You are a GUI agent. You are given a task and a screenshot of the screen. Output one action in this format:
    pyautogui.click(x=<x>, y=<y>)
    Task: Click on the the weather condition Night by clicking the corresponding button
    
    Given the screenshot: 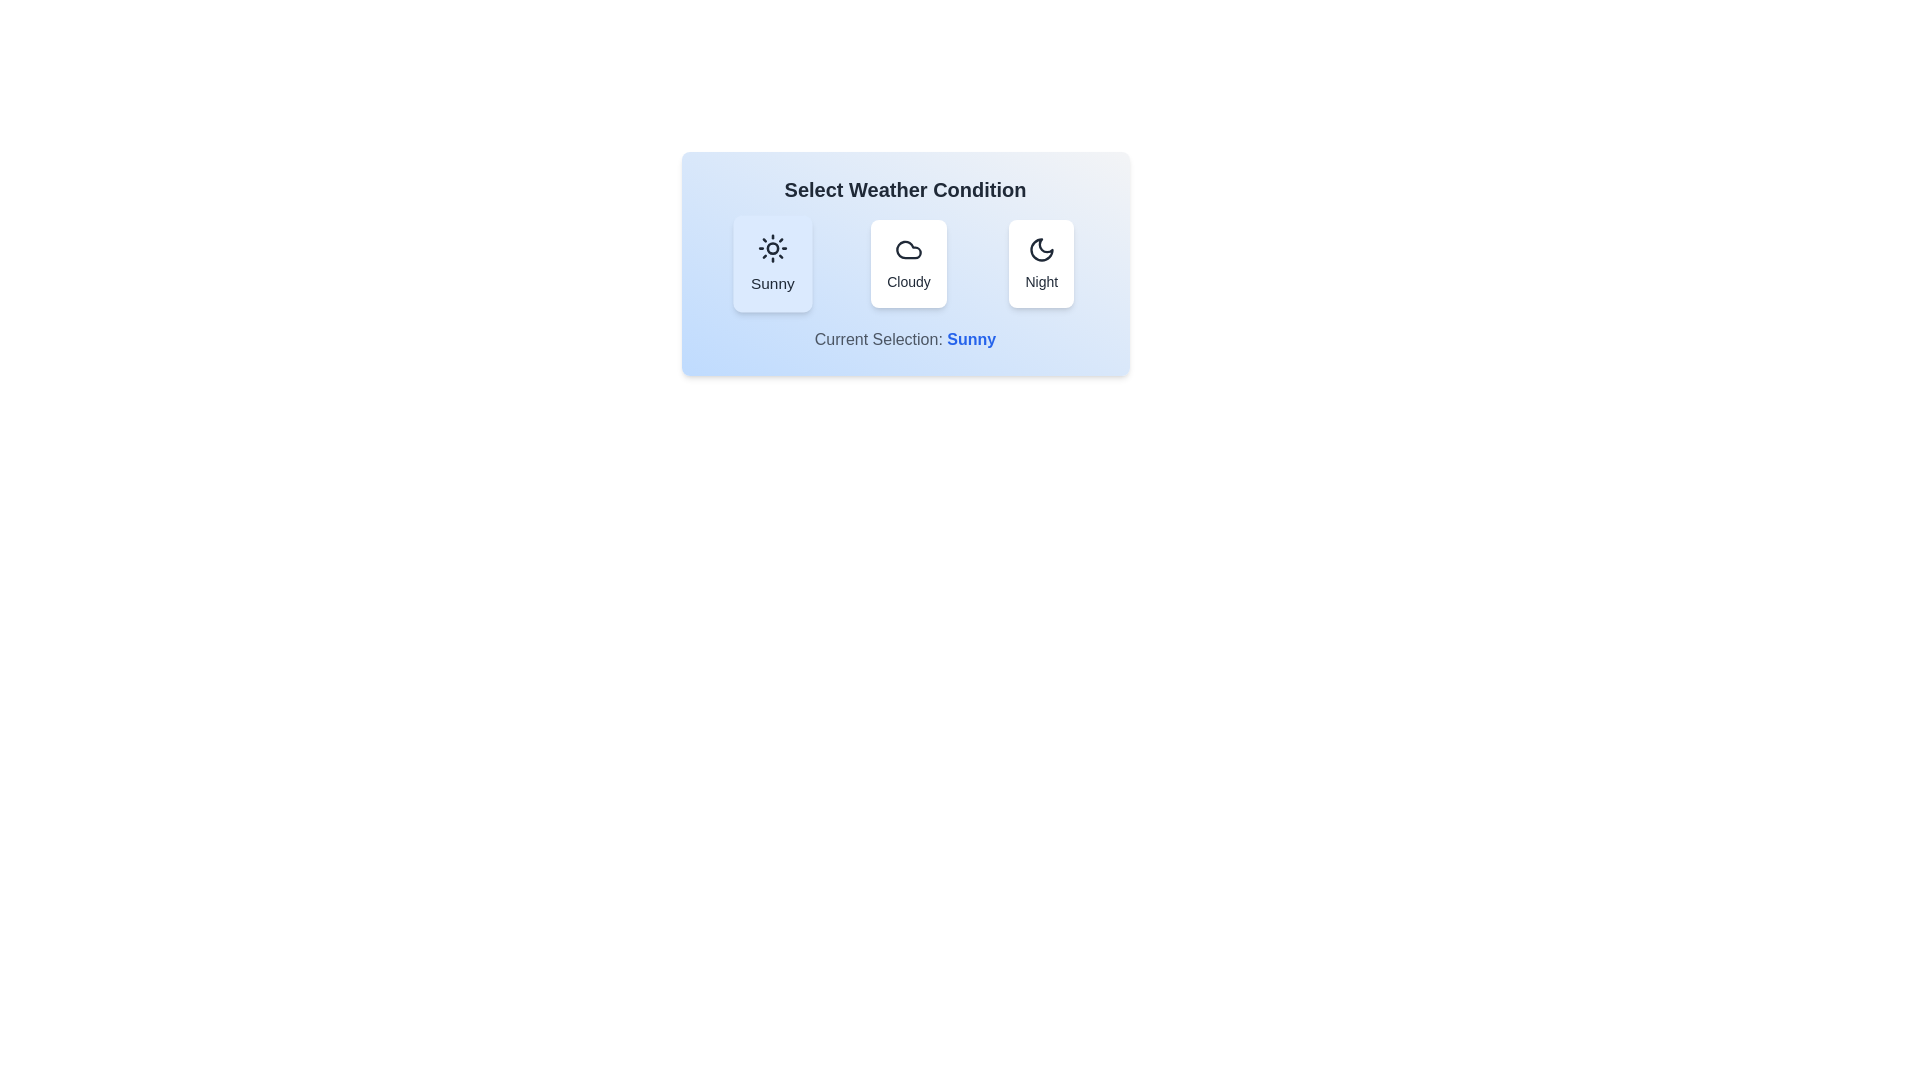 What is the action you would take?
    pyautogui.click(x=1040, y=262)
    